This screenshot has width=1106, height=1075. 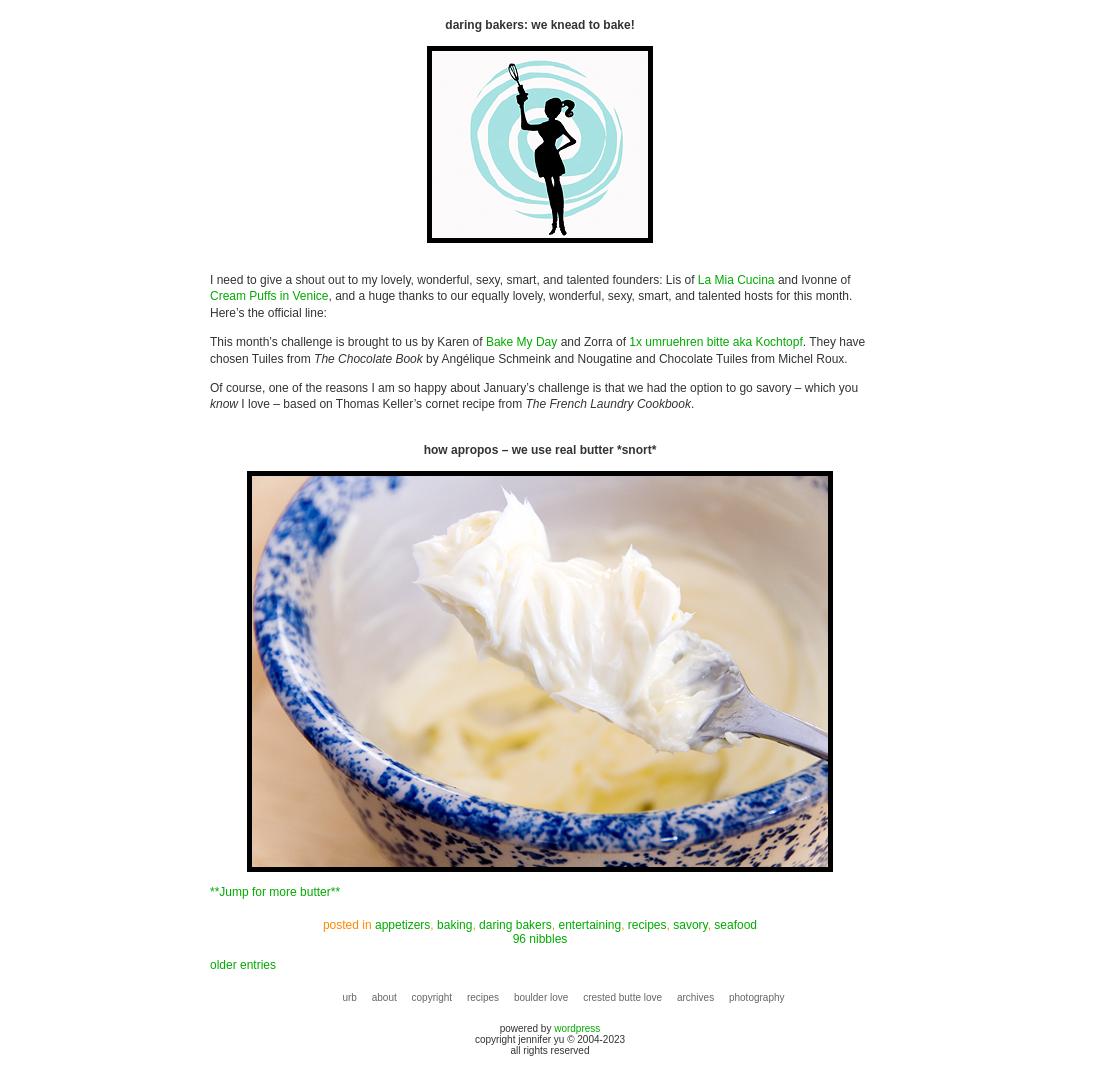 I want to click on 'urb', so click(x=349, y=995).